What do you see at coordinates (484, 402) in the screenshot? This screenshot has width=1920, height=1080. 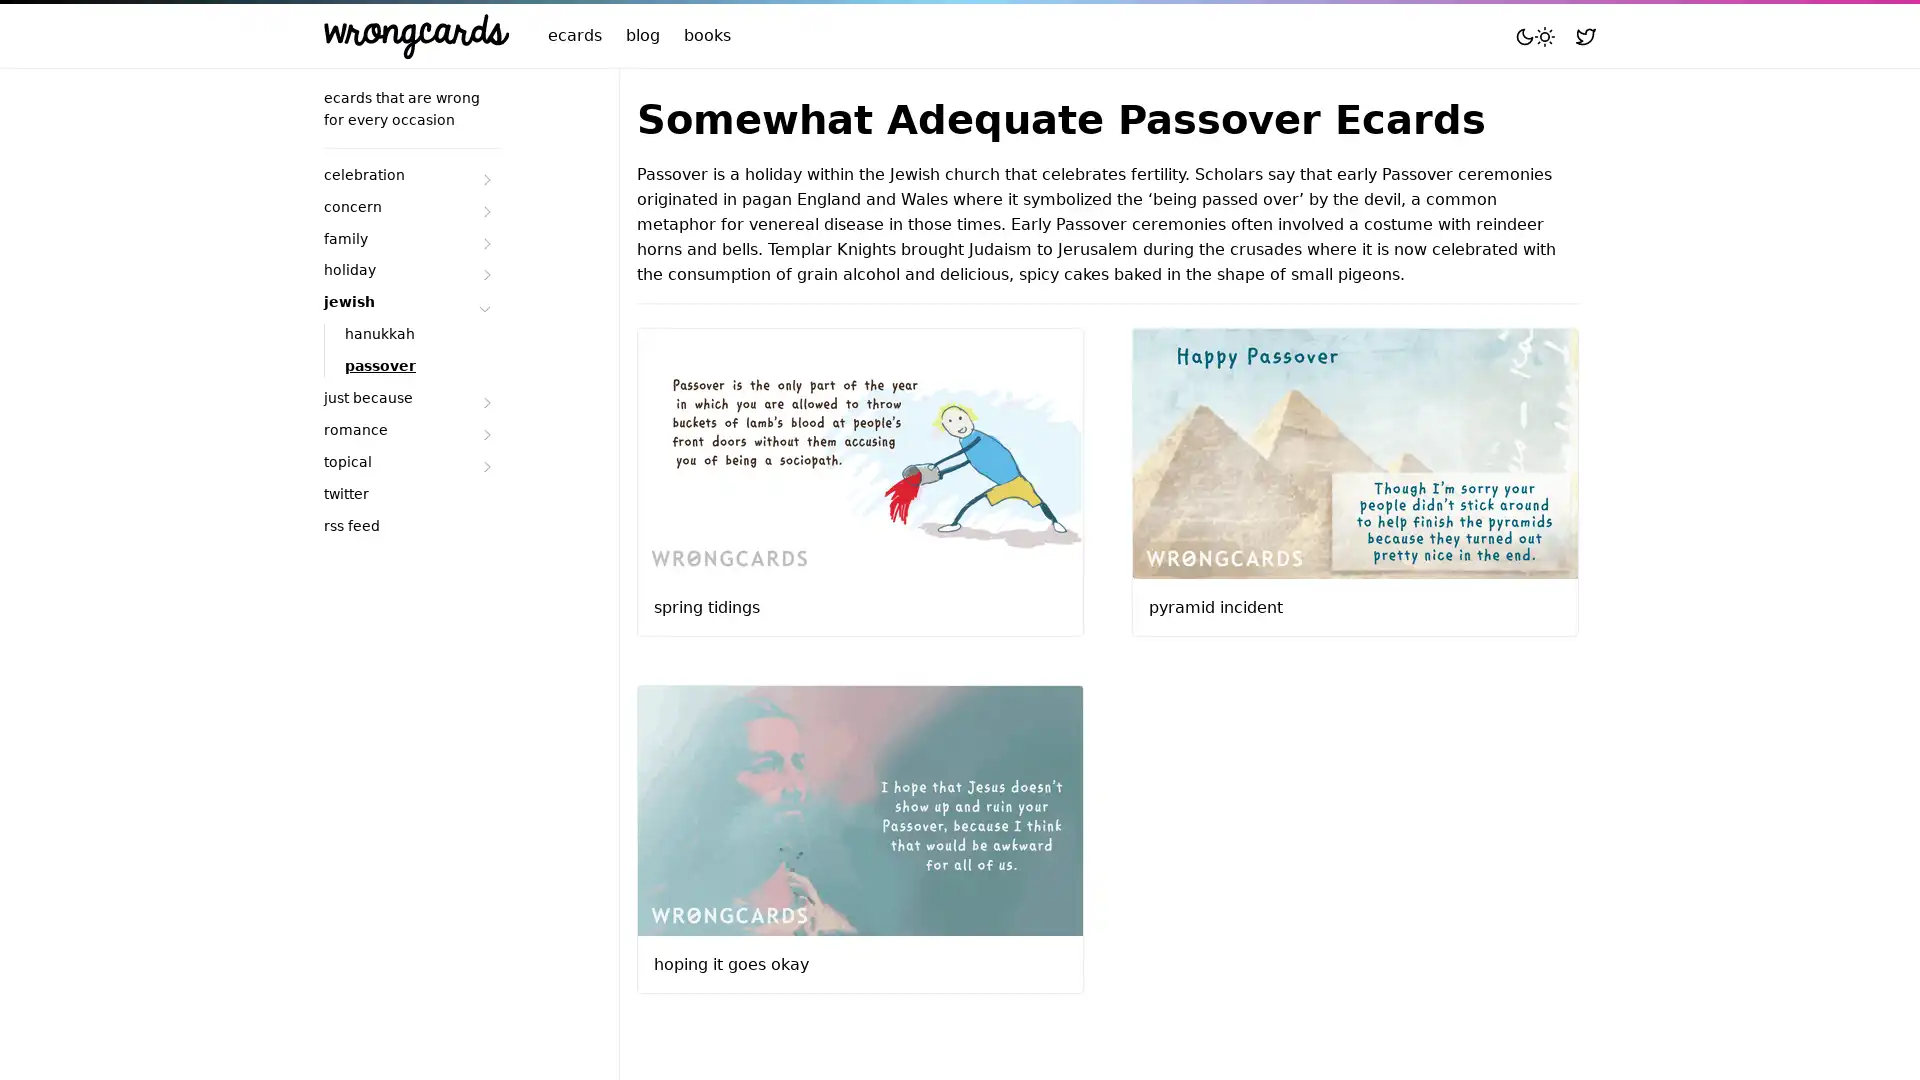 I see `Submenu` at bounding box center [484, 402].